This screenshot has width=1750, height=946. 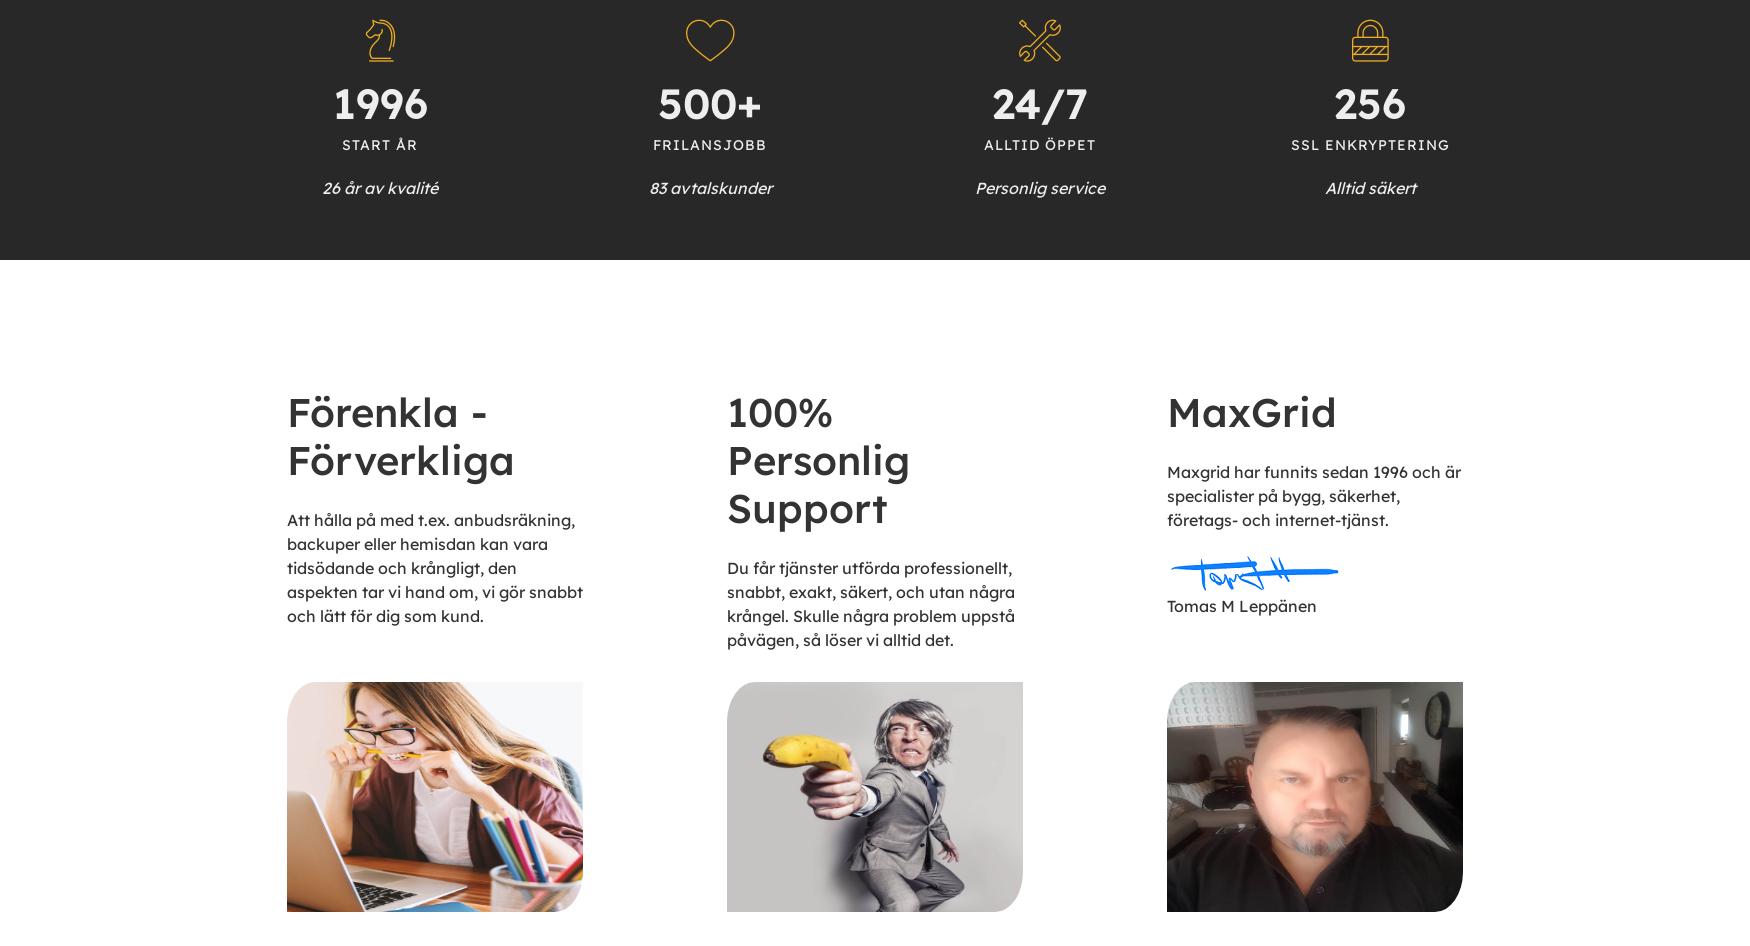 I want to click on 'Du får tjänster utförda professionellt, snabbt, exakt, säkert, och utan några krångel. Skulle några problem uppstå påvägen, så löser vi alltid det.', so click(x=870, y=601).